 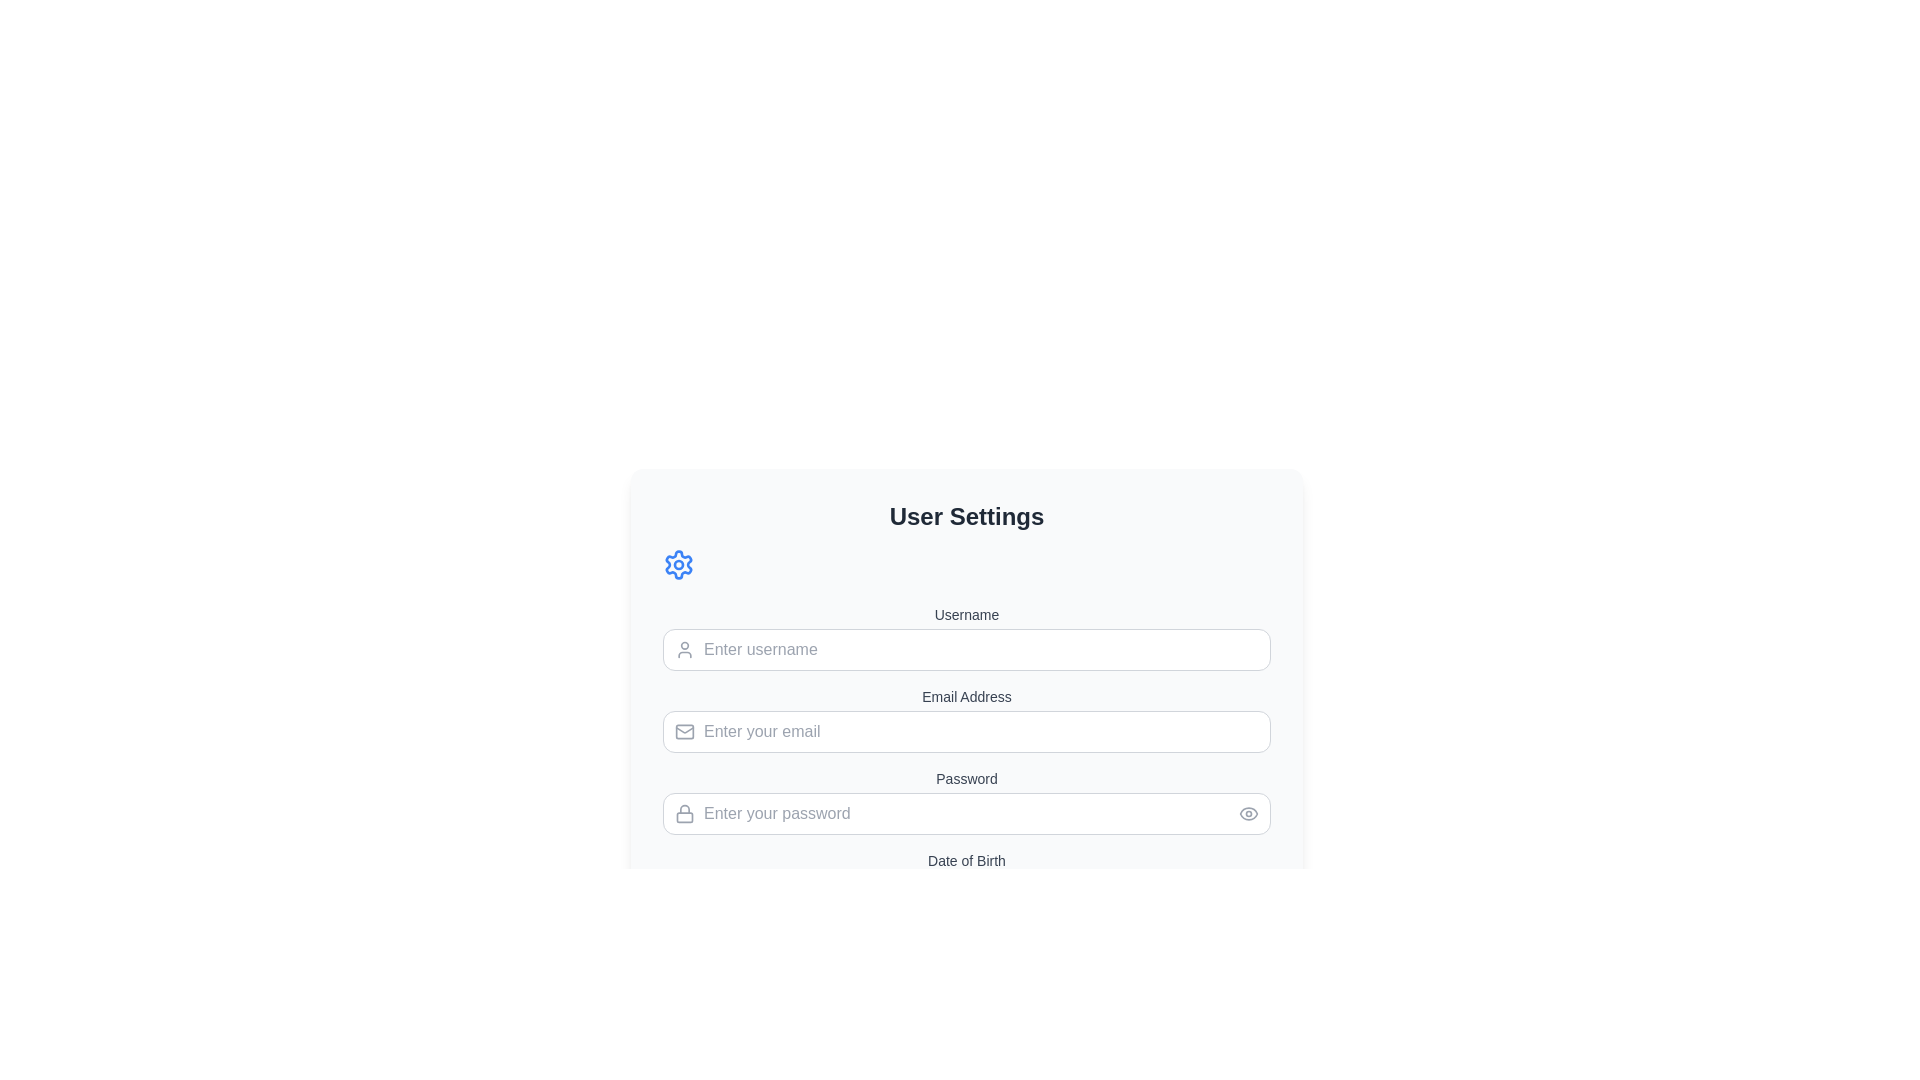 What do you see at coordinates (966, 801) in the screenshot?
I see `the Password input field with visibility toggle, which is the third field in the vertical form layout` at bounding box center [966, 801].